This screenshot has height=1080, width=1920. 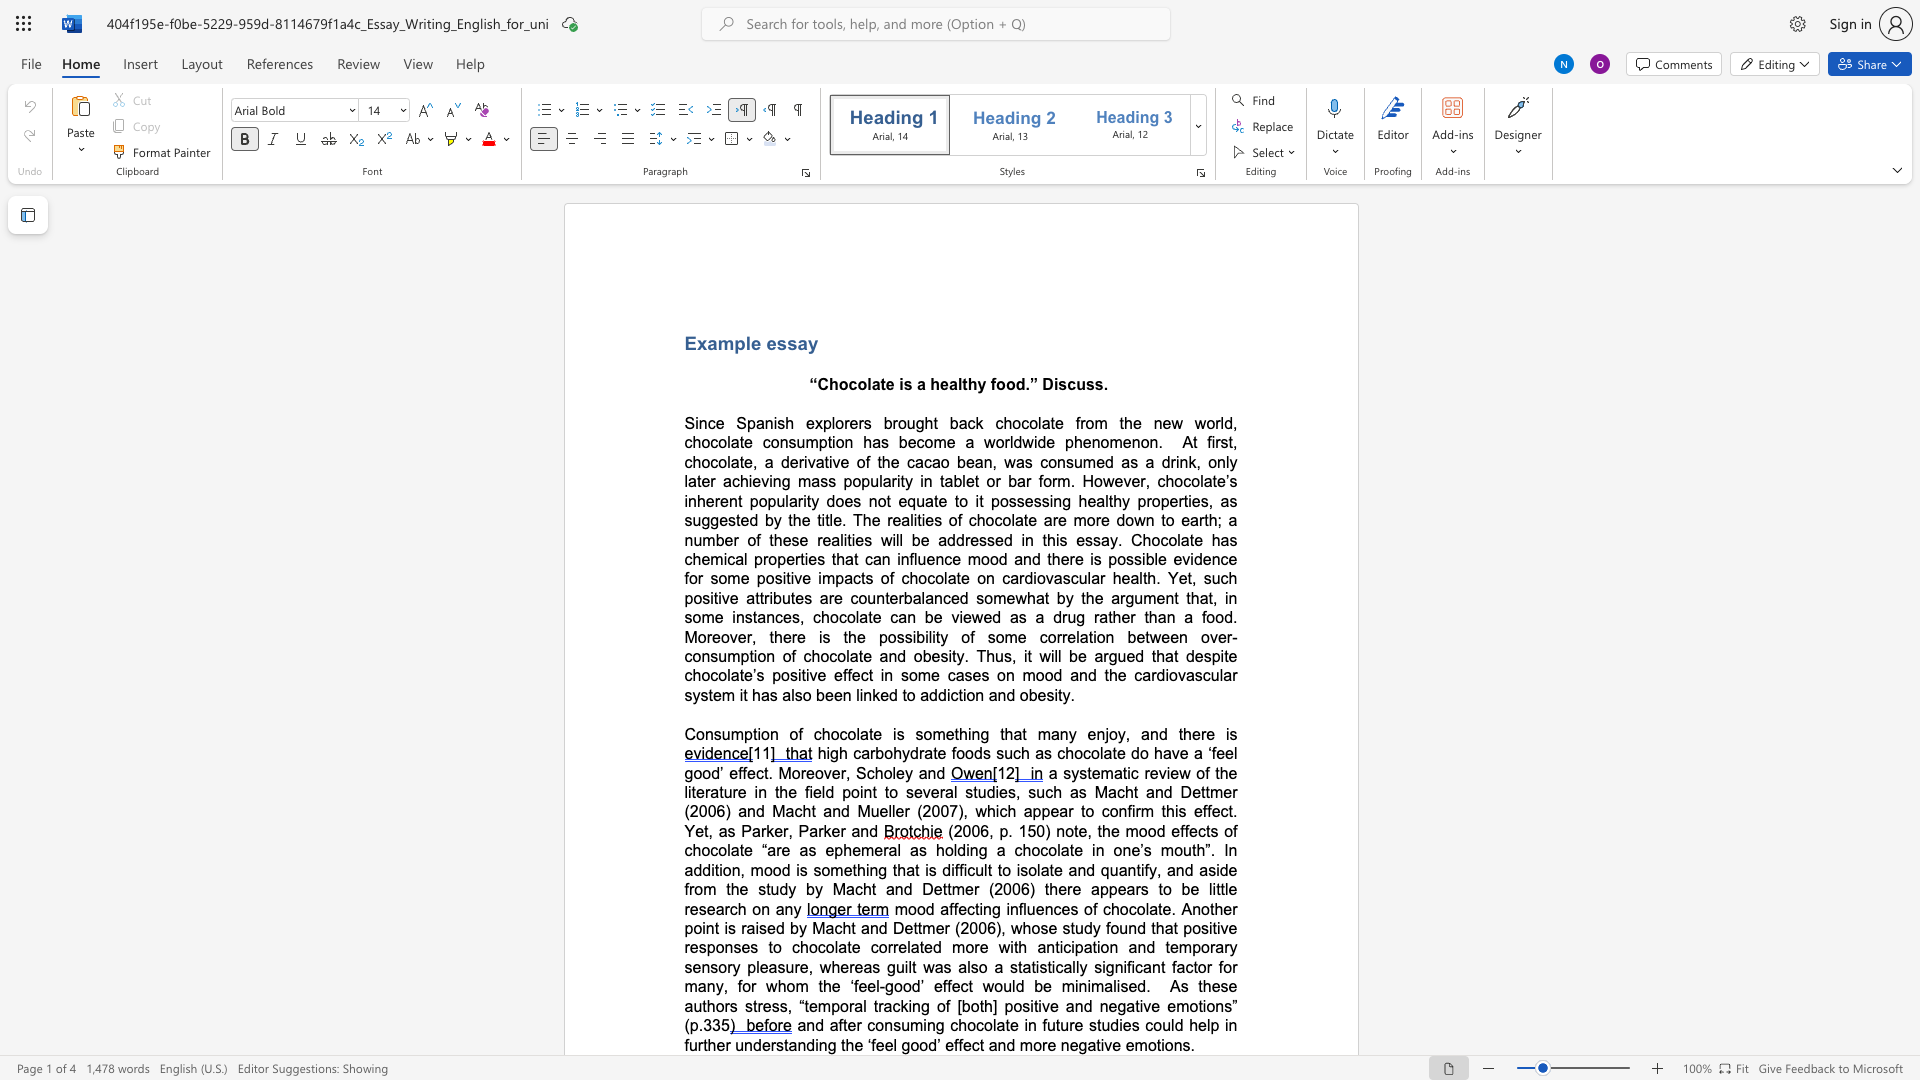 What do you see at coordinates (753, 791) in the screenshot?
I see `the subset text "in the field point to several studies, such as Macht and Dettmer (2006) and Macht and Mueller (2007" within the text "a systematic review of the literature in the field point to several studies, such as Macht and Dettmer (2006) and Macht and Mueller (2007), which"` at bounding box center [753, 791].